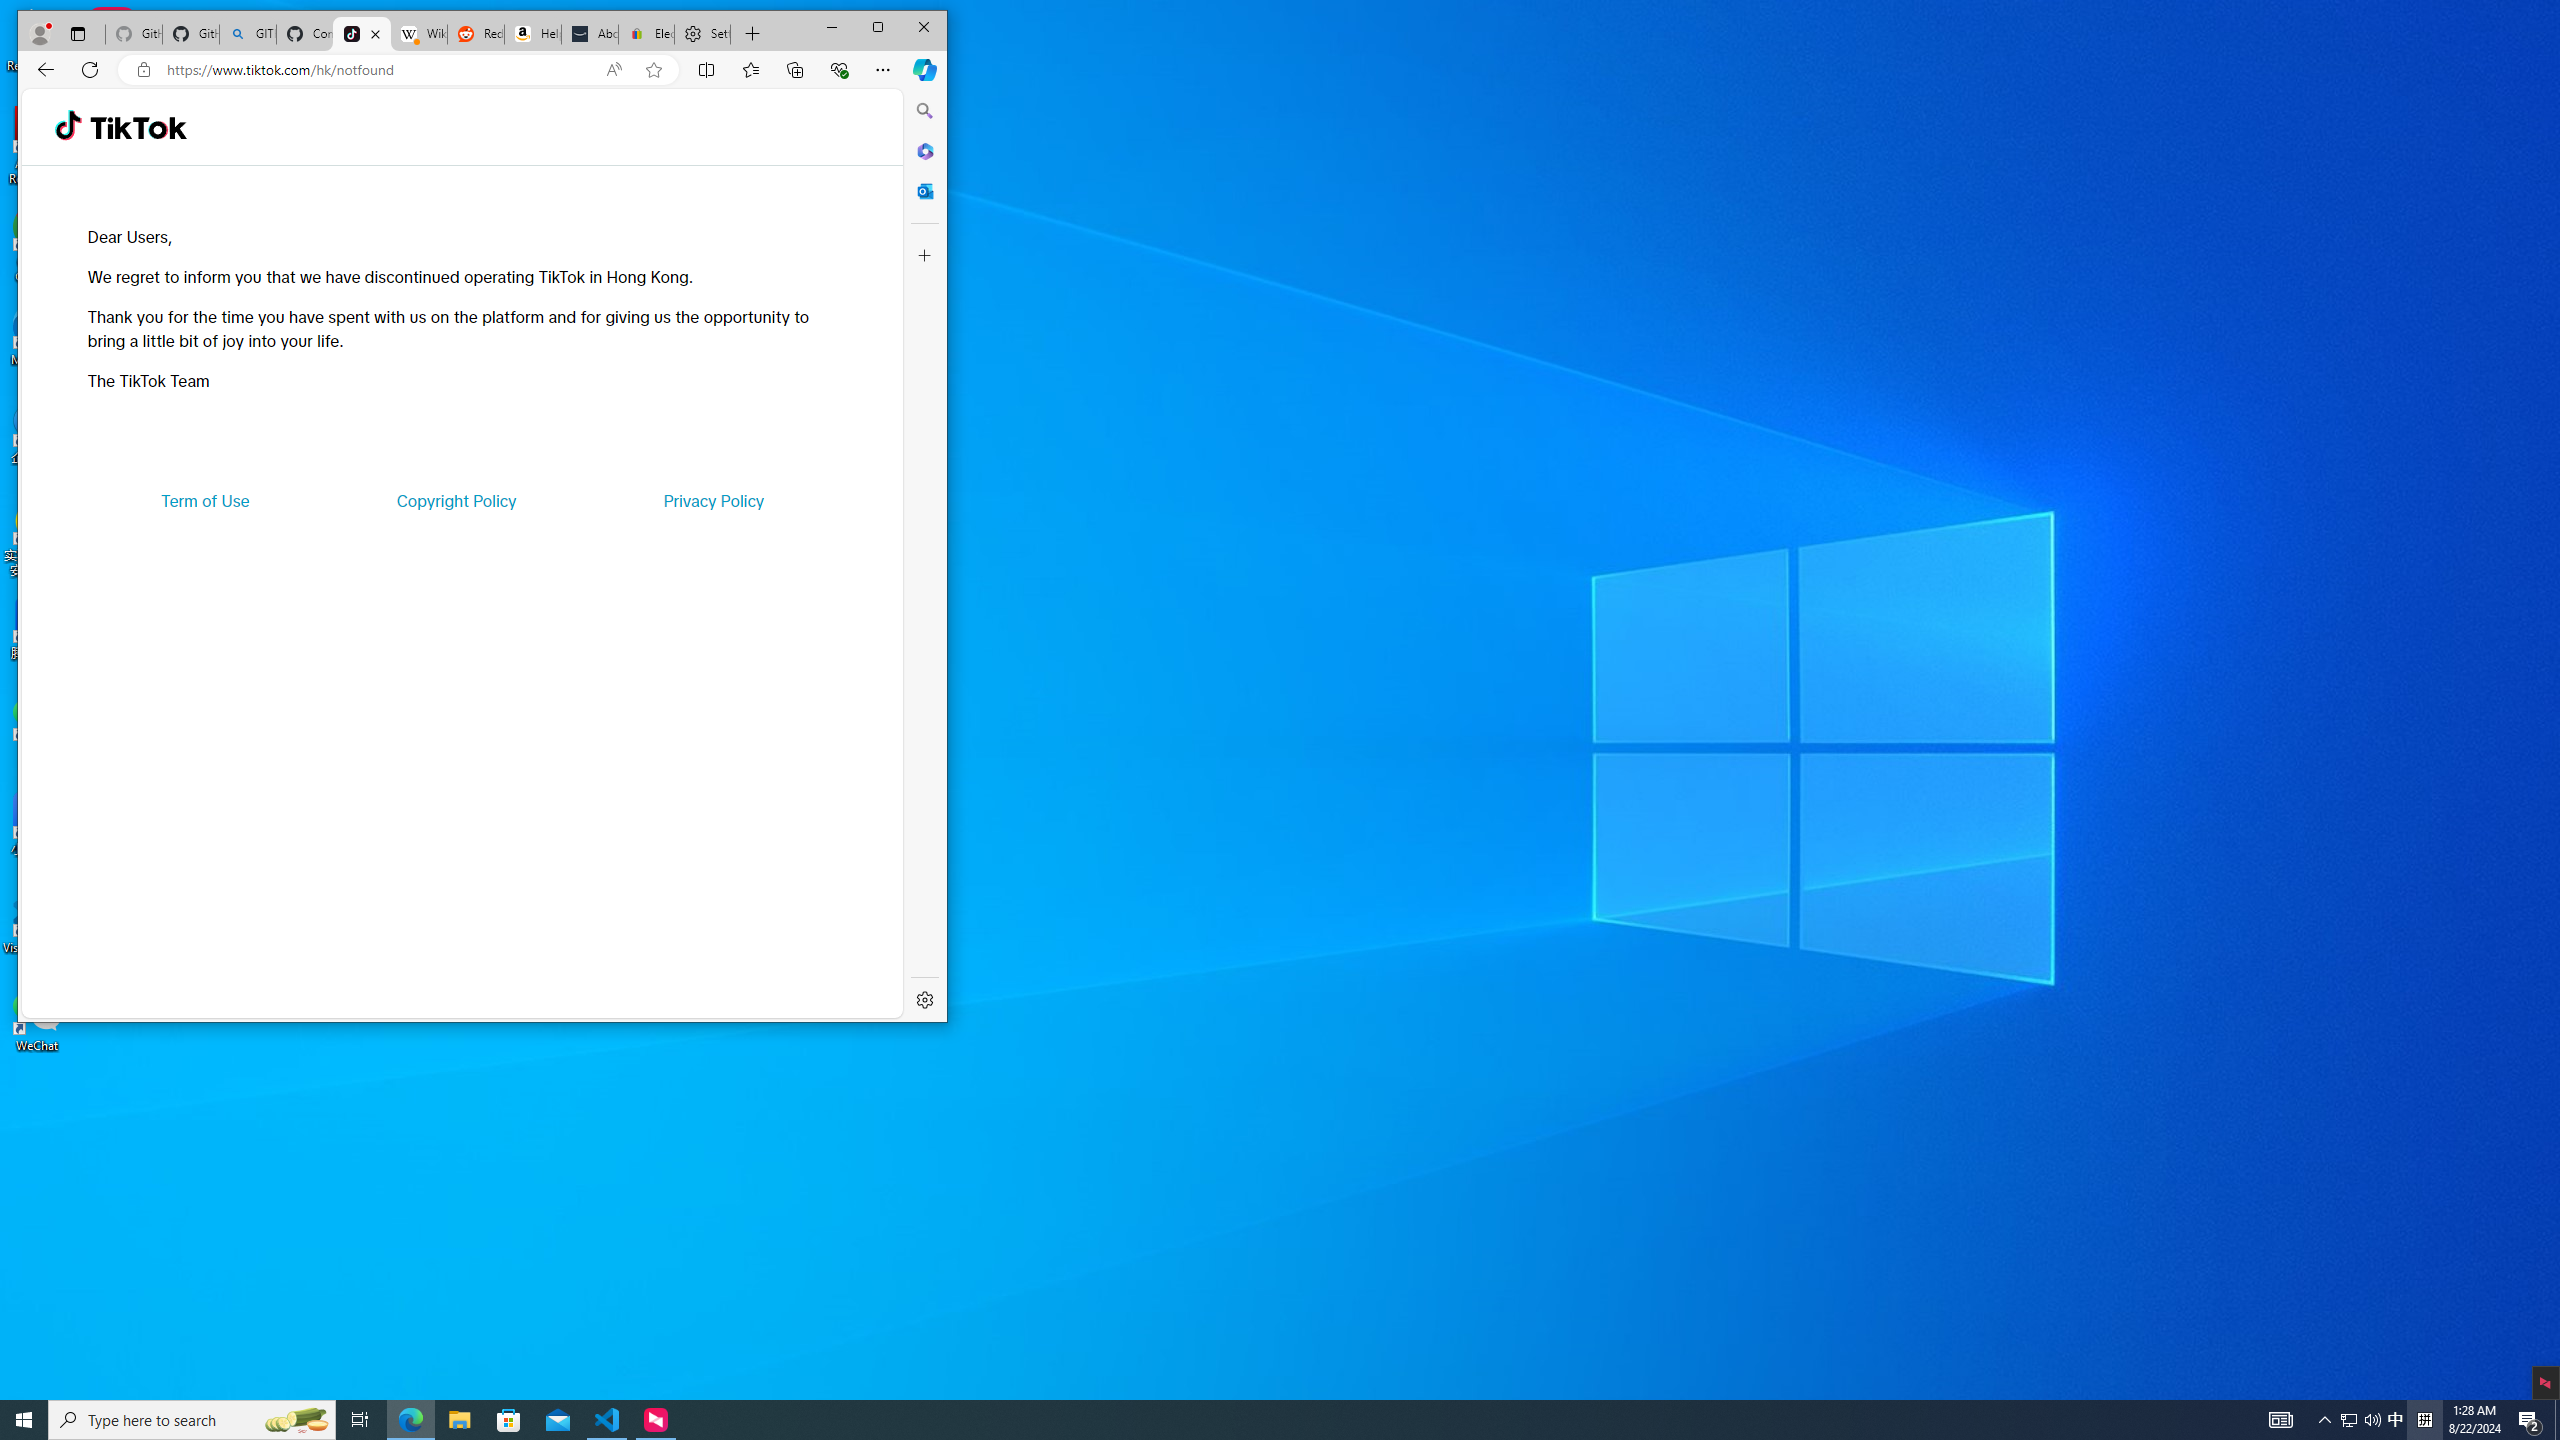 This screenshot has height=1440, width=2560. What do you see at coordinates (2360, 1418) in the screenshot?
I see `'User Promoted Notification Area'` at bounding box center [2360, 1418].